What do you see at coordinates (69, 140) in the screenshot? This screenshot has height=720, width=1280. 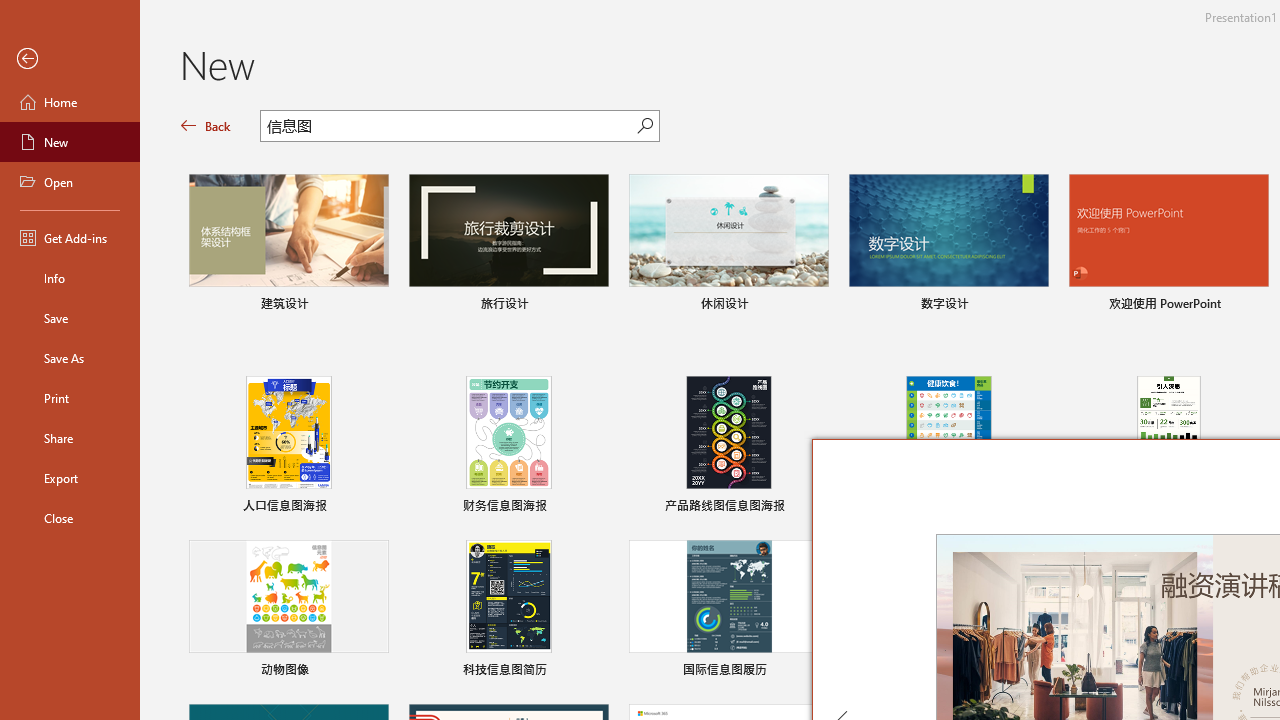 I see `'New'` at bounding box center [69, 140].